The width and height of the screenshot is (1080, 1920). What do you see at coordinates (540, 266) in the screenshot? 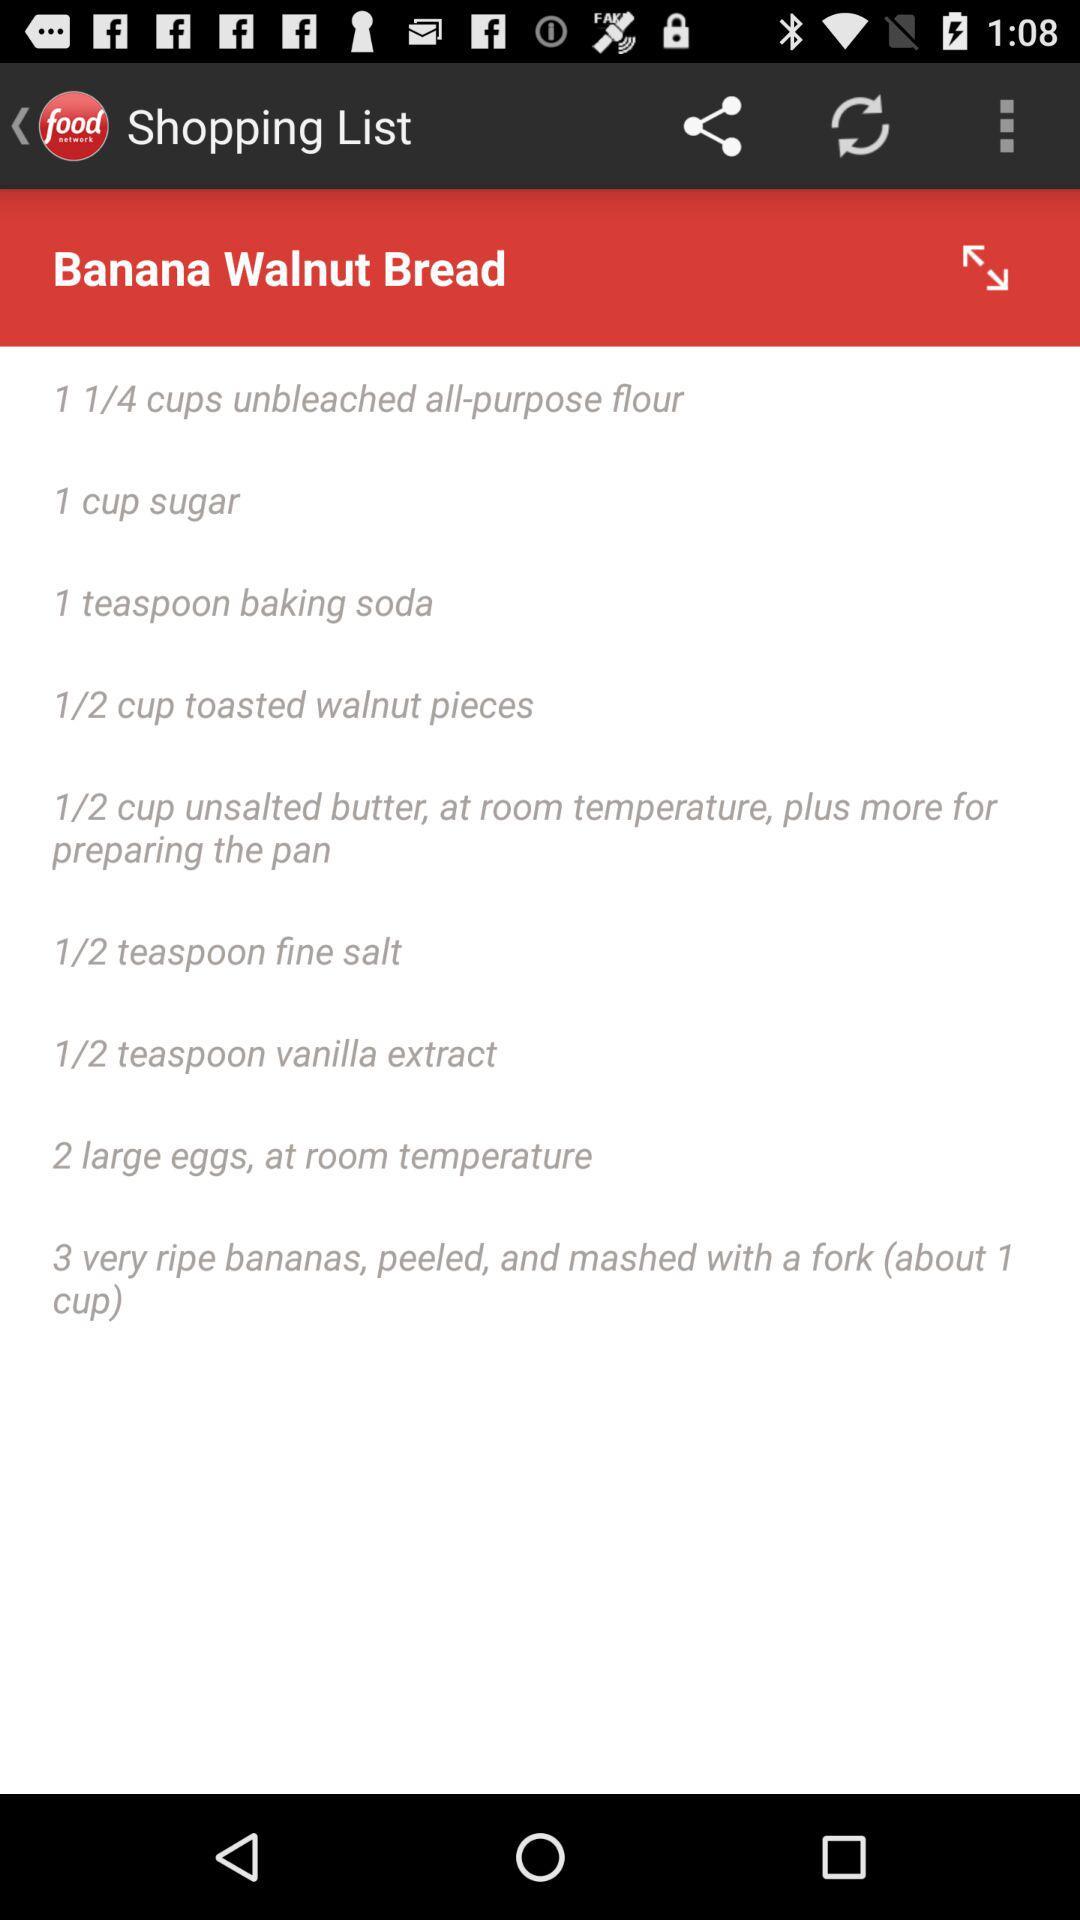
I see `banana walnut bread app` at bounding box center [540, 266].